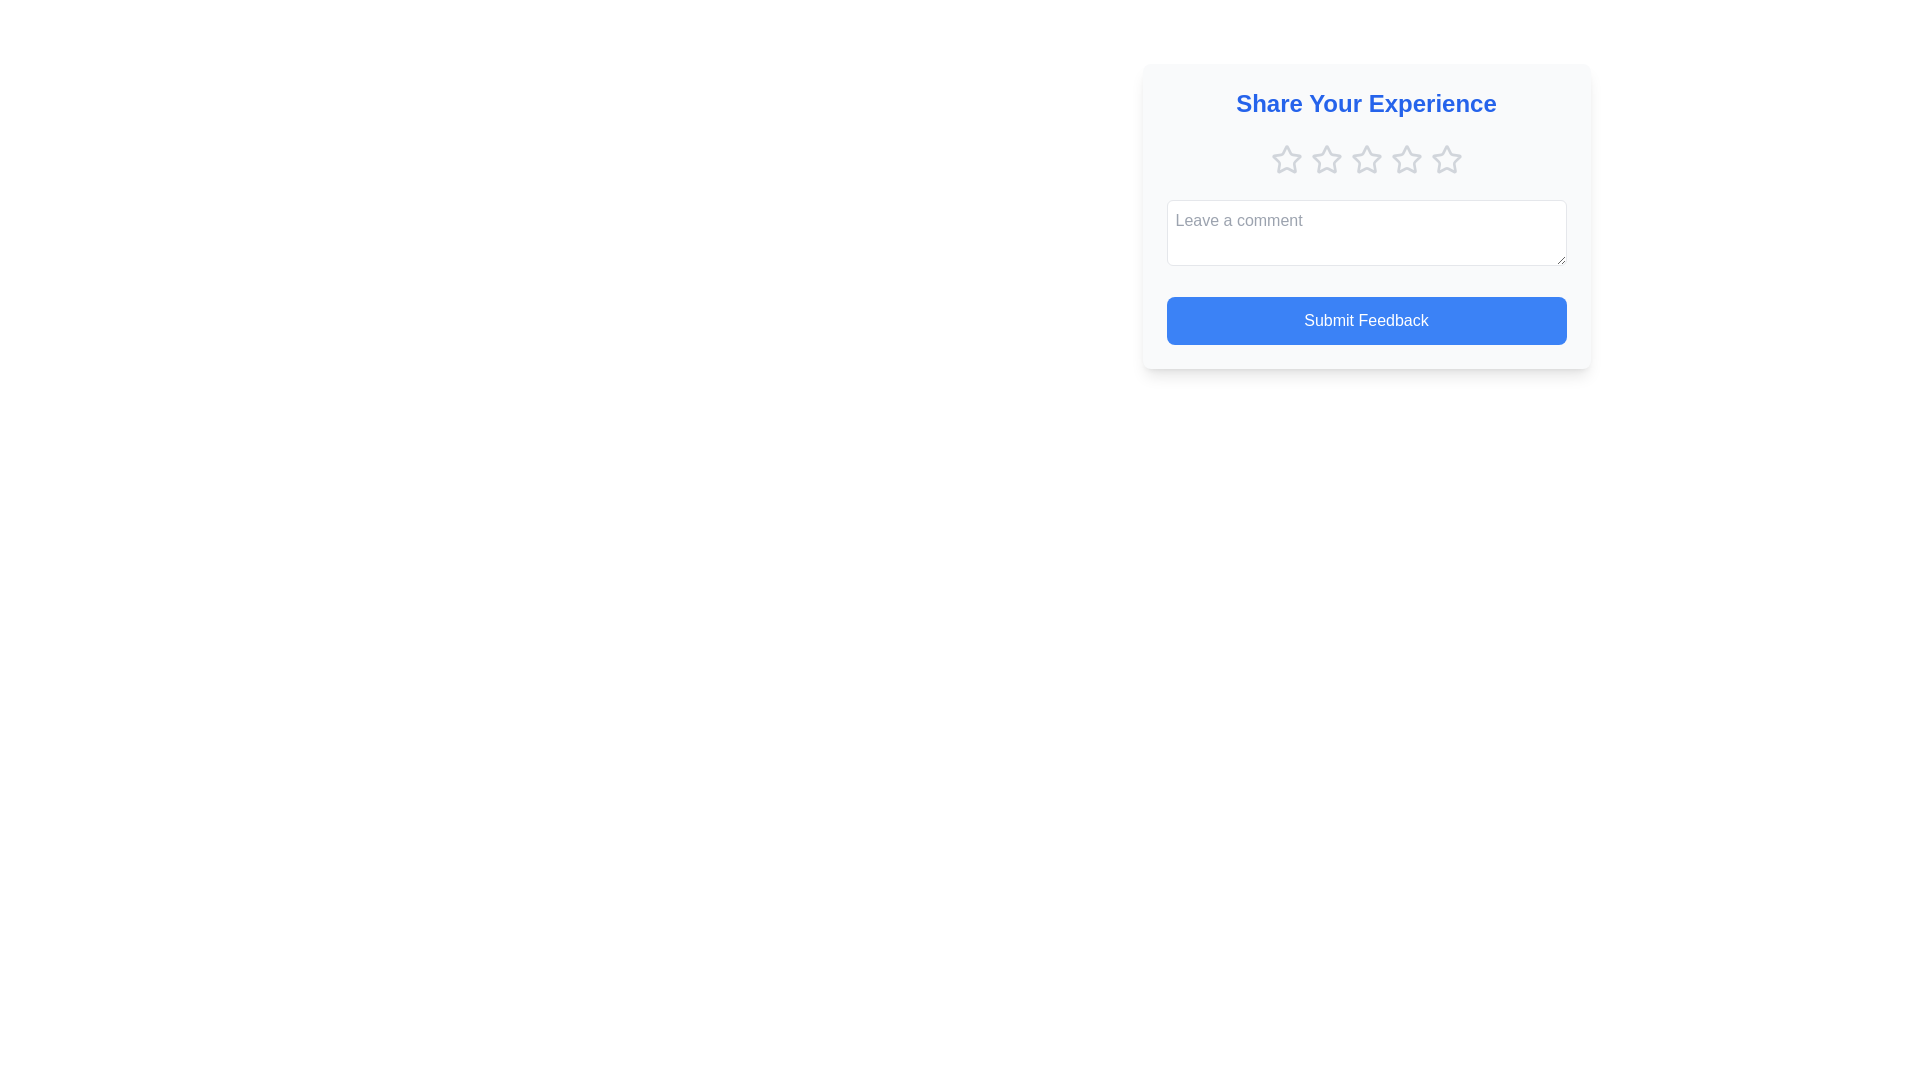  Describe the element at coordinates (1365, 319) in the screenshot. I see `the 'Submit Feedback' button, which has a blue background and white text, to observe visual changes` at that location.